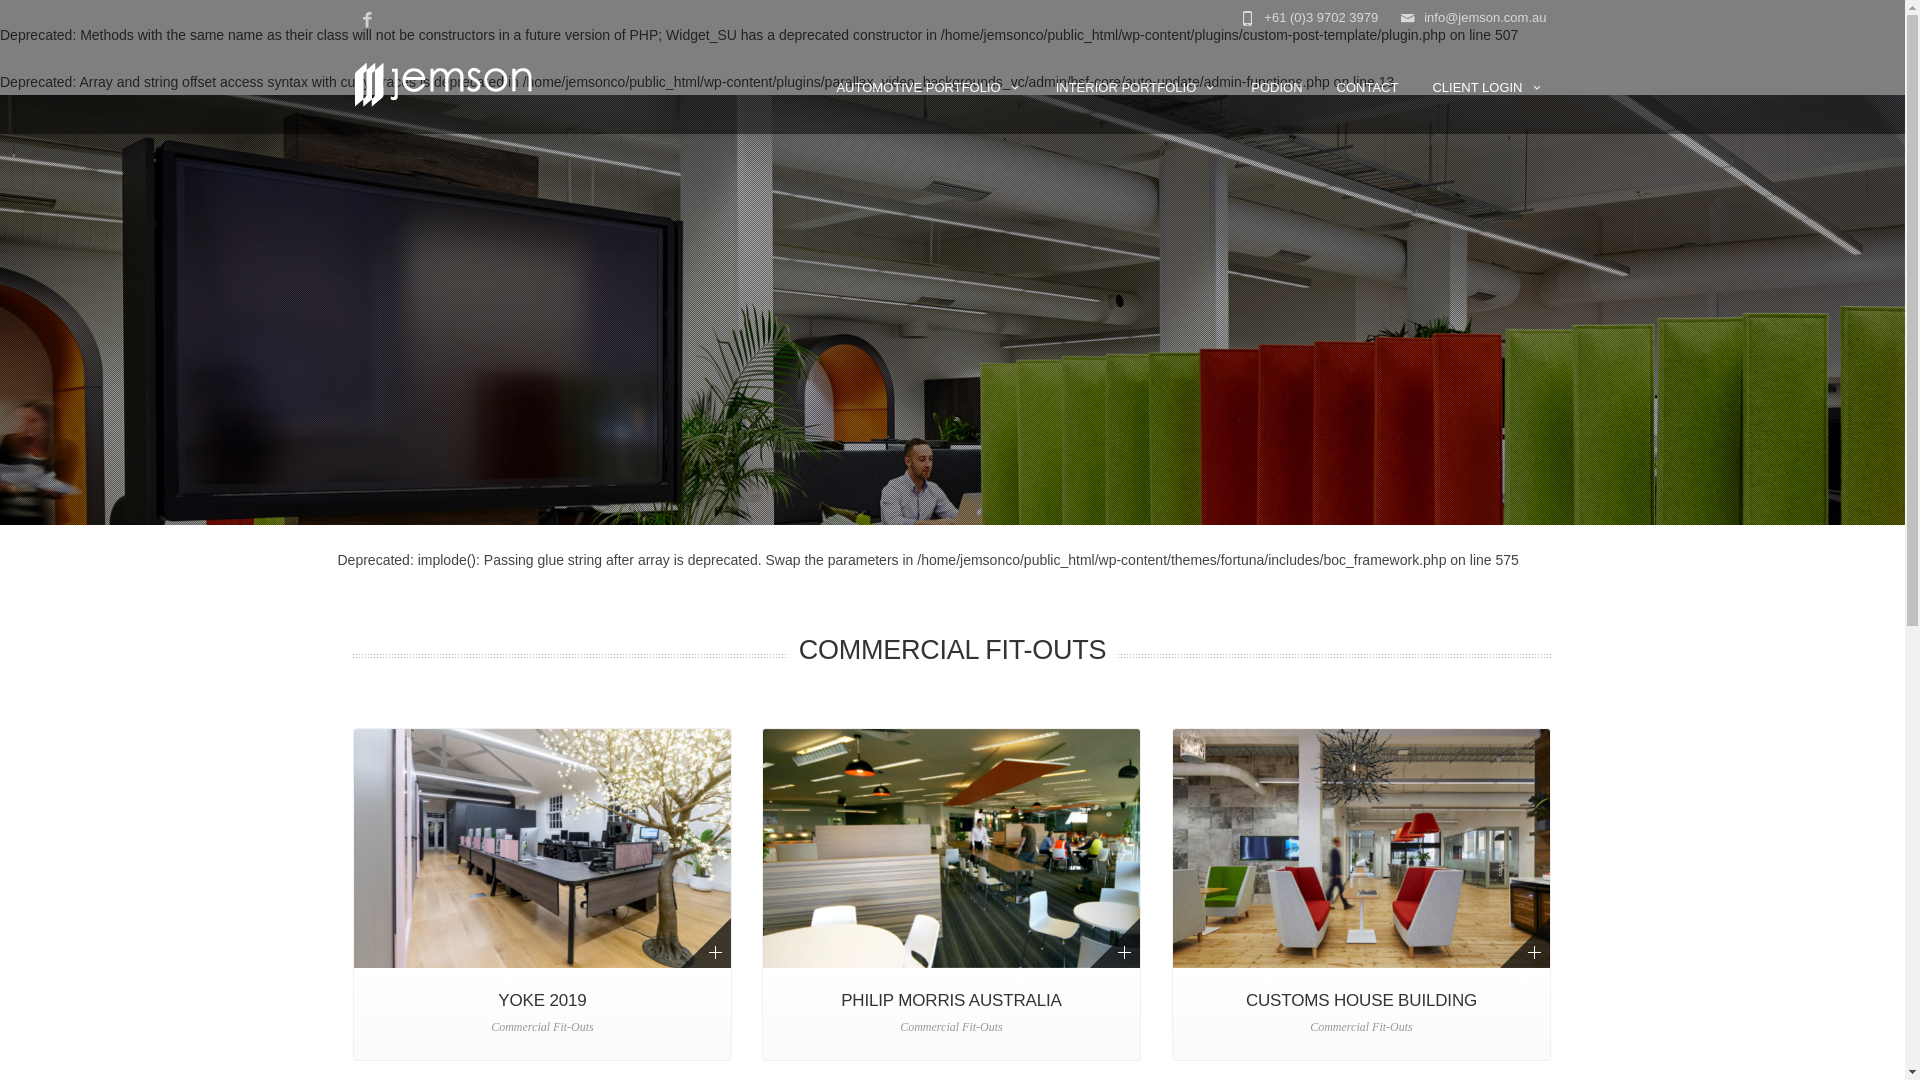  I want to click on 'info@jemson.com.au', so click(1208, 890).